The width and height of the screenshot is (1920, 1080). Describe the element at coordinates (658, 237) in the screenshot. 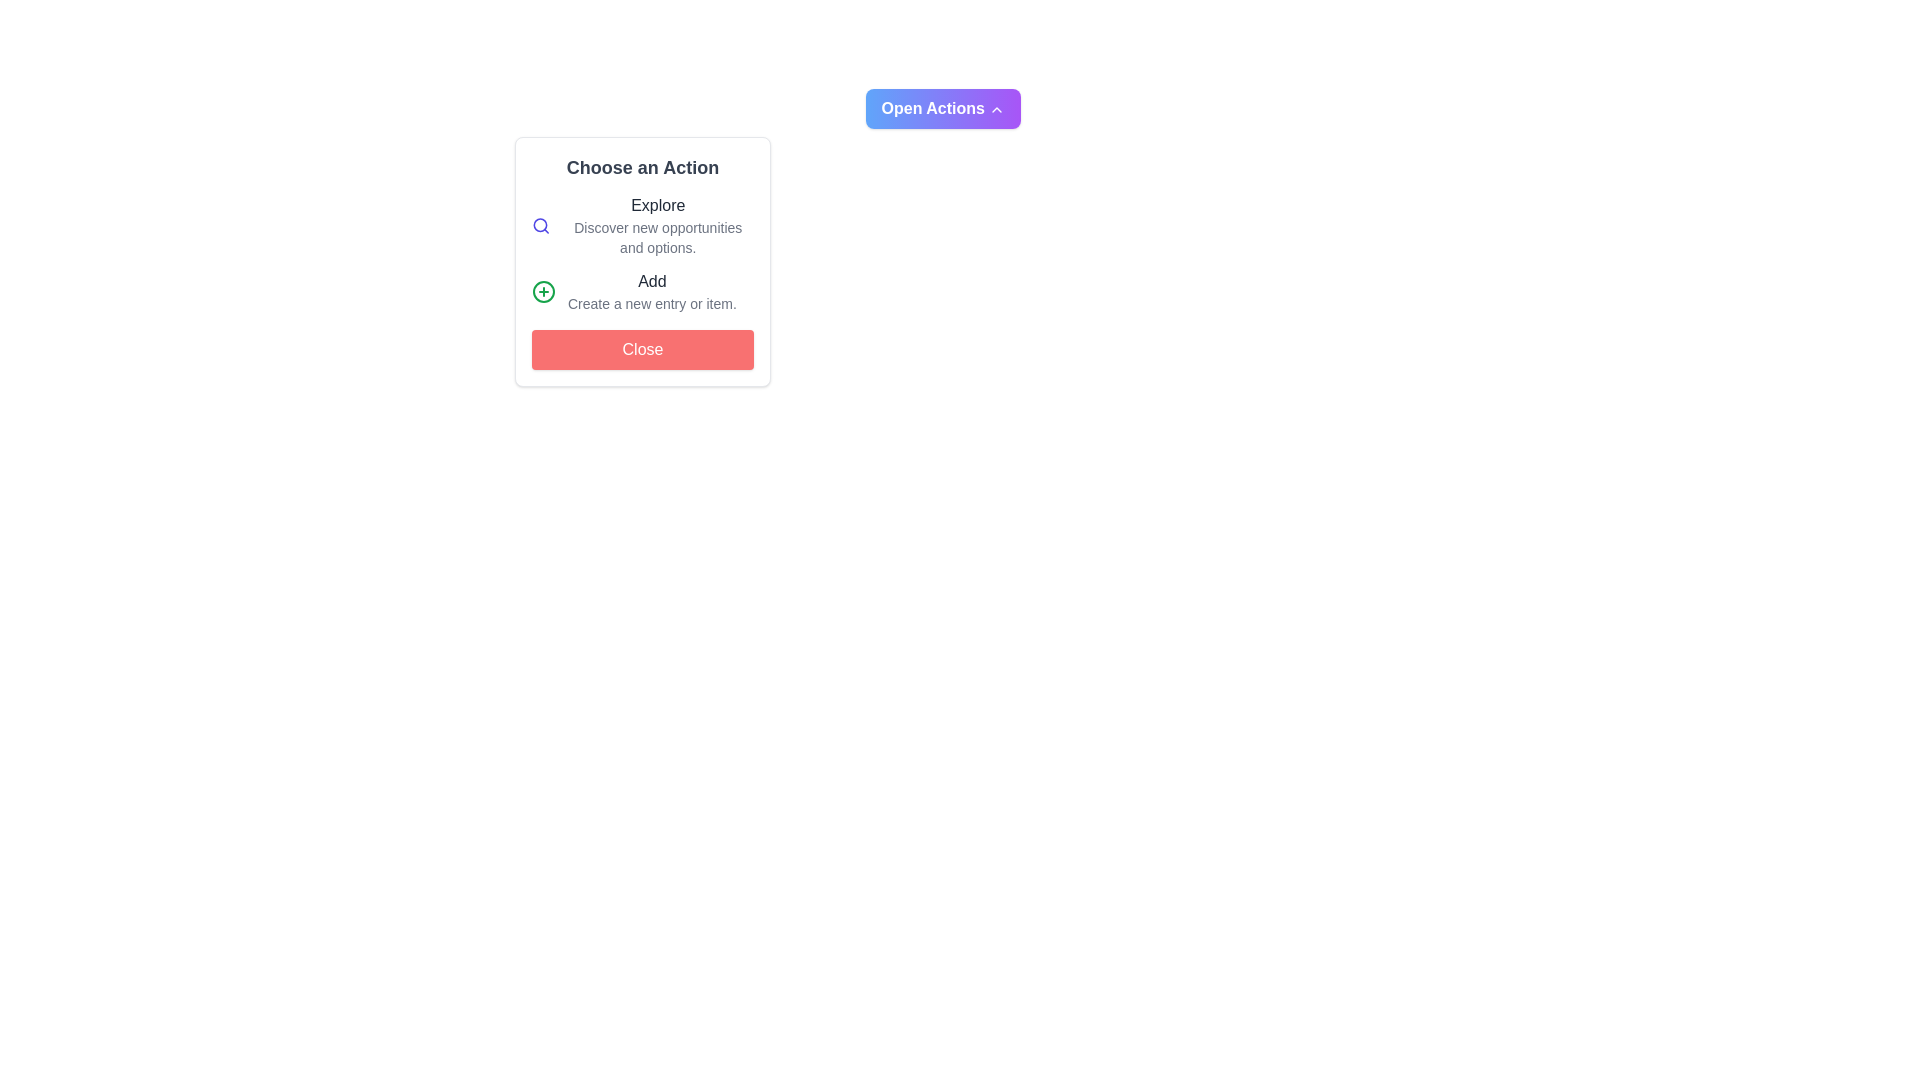

I see `the text label that reads 'Discover new opportunities and options.' which is styled in gray and located directly below the 'Explore' heading in the modal dialog titled 'Choose an Action'` at that location.